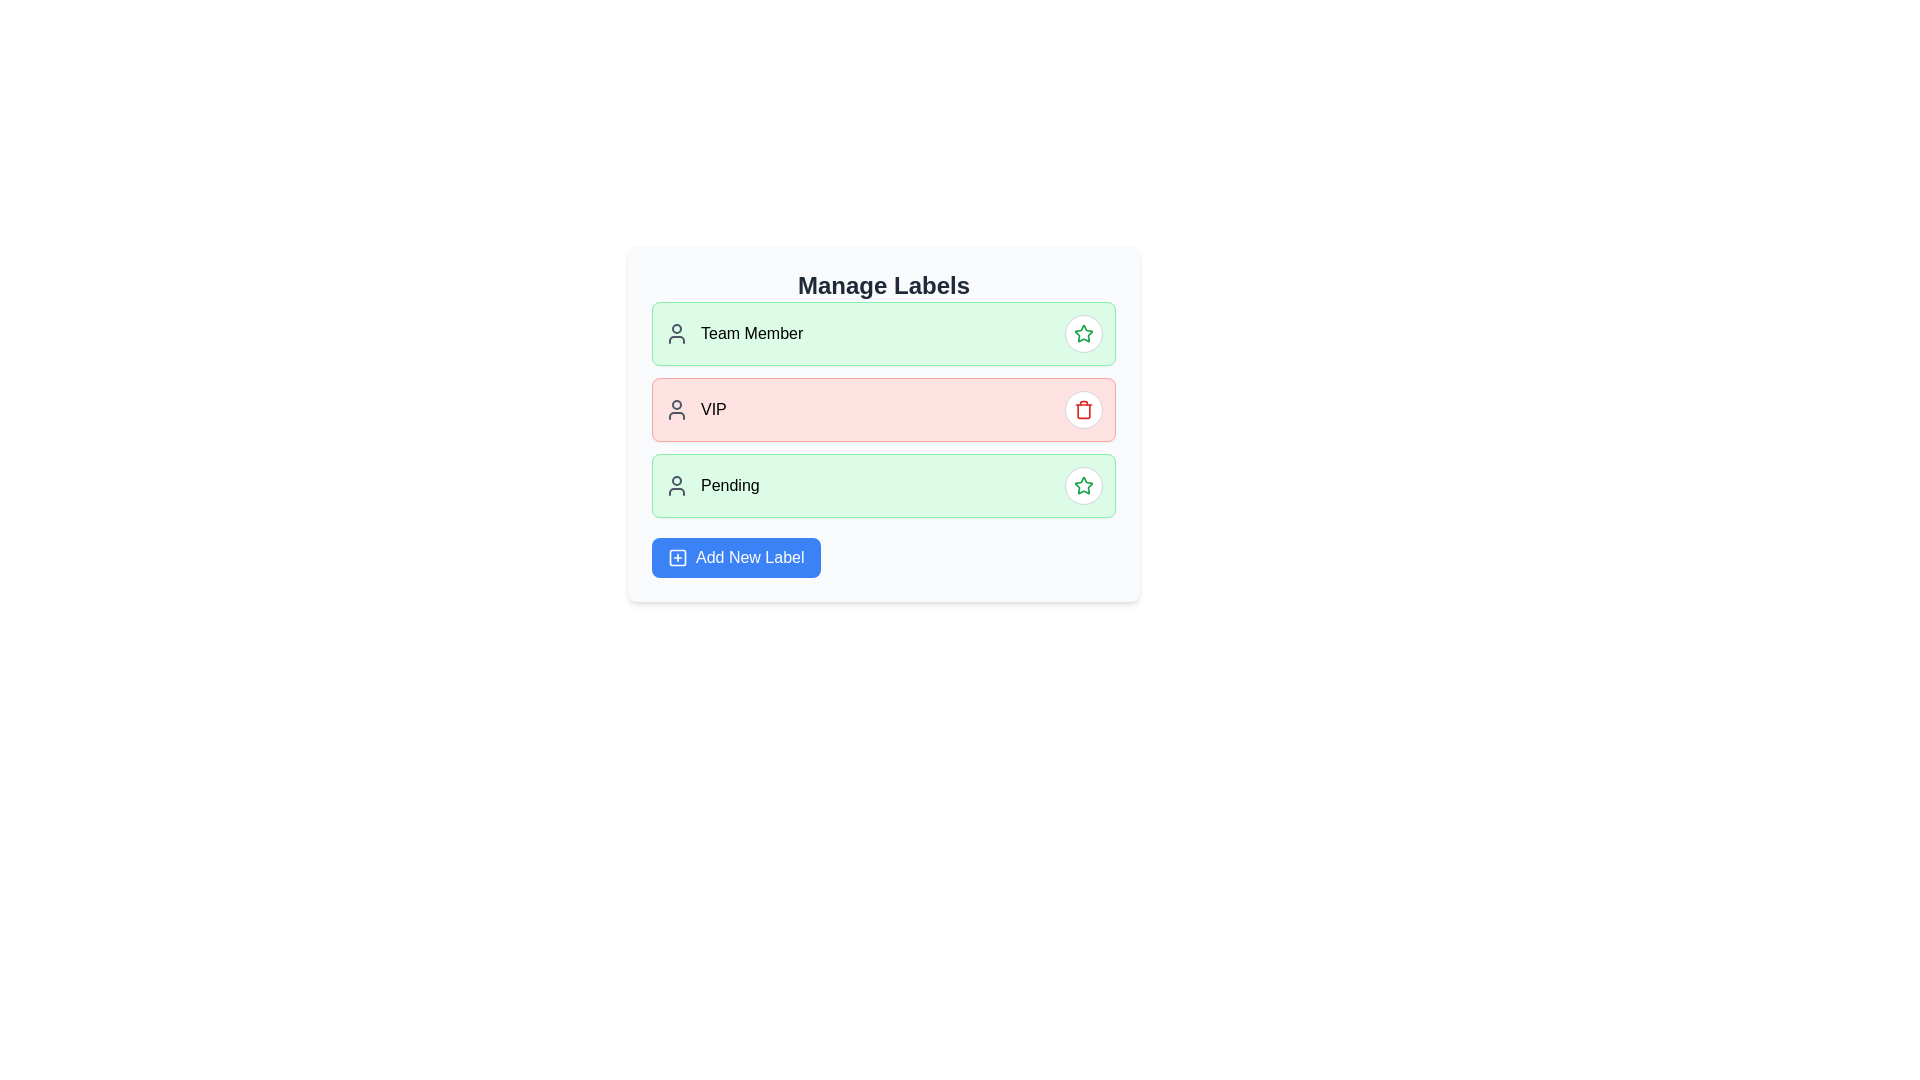 The width and height of the screenshot is (1920, 1080). What do you see at coordinates (676, 486) in the screenshot?
I see `the user icon represented as a minimalistic graphic of an individual, styled in gray, located next to the text 'Pending' within a green-bordered rectangular section` at bounding box center [676, 486].